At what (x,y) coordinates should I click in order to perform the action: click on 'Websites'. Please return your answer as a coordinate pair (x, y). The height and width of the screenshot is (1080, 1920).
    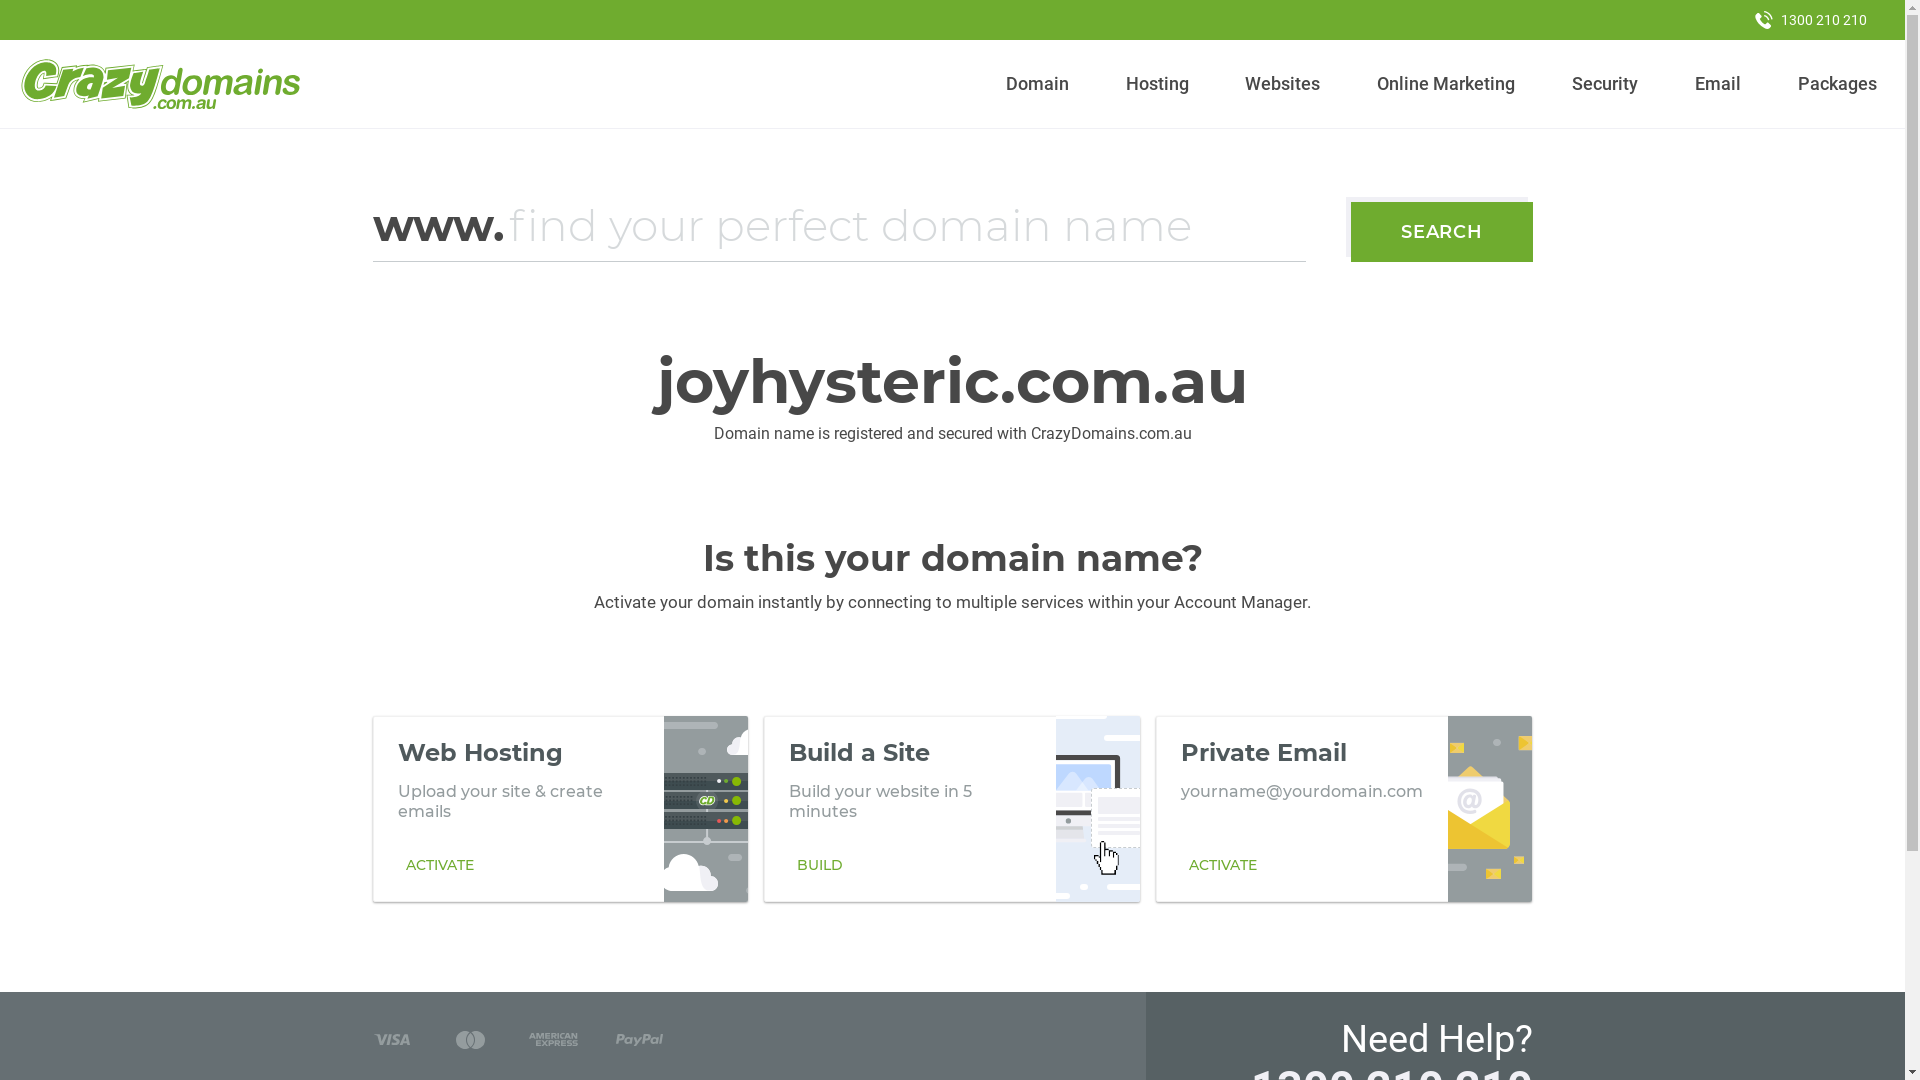
    Looking at the image, I should click on (1236, 83).